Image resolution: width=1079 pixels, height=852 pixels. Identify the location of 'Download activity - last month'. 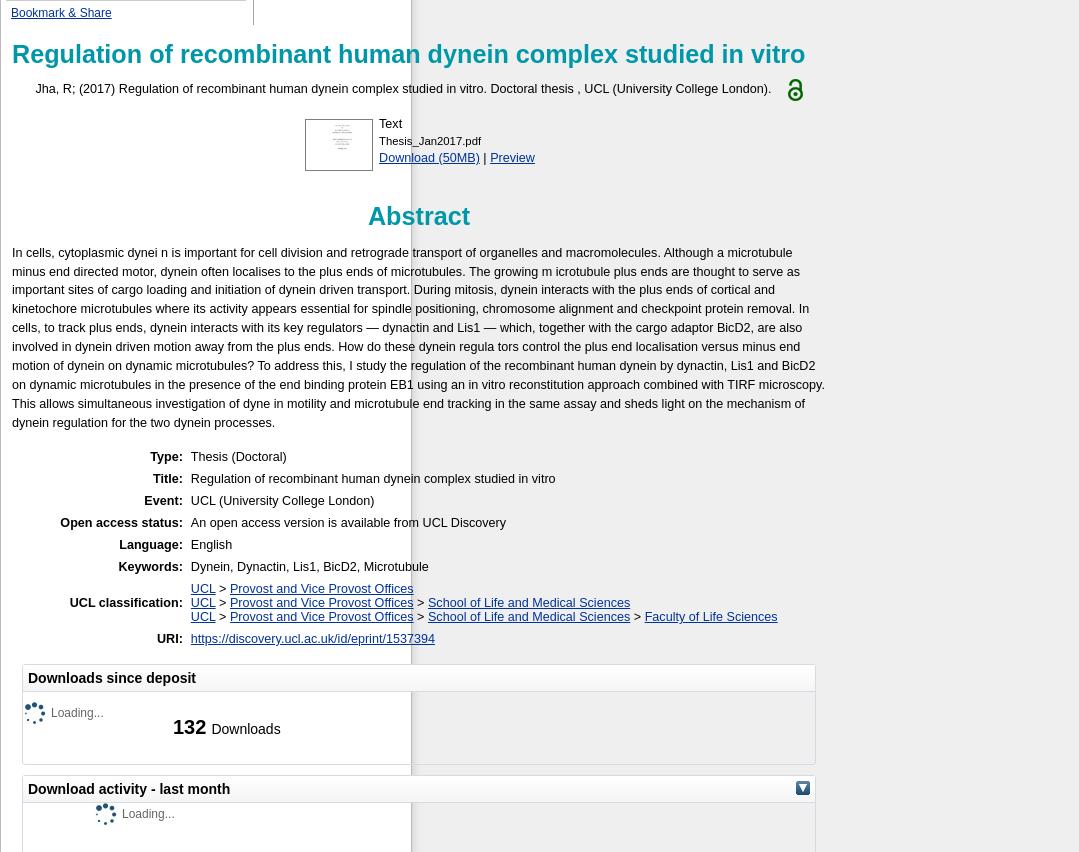
(128, 787).